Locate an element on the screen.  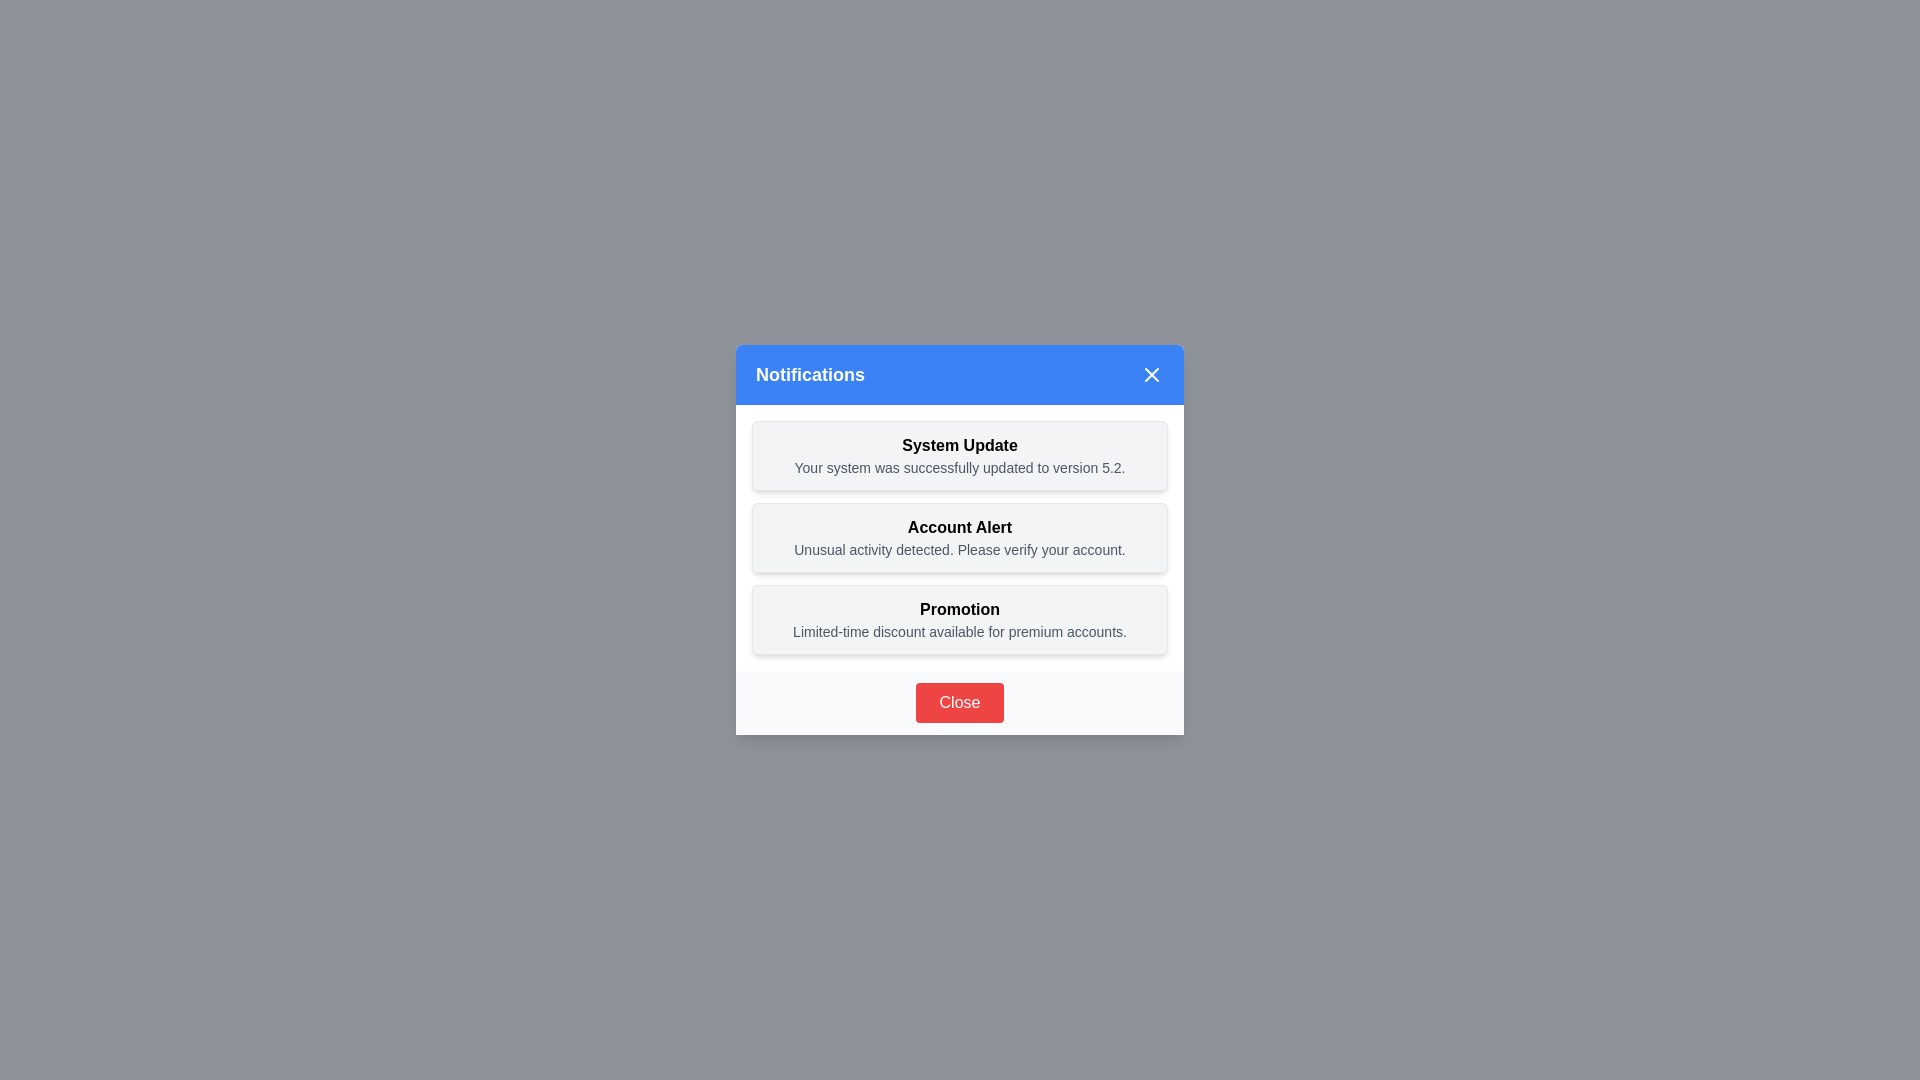
the title text label of the first notification entry in the 'Notifications' modal window, which summarizes the main subject of the message is located at coordinates (960, 445).